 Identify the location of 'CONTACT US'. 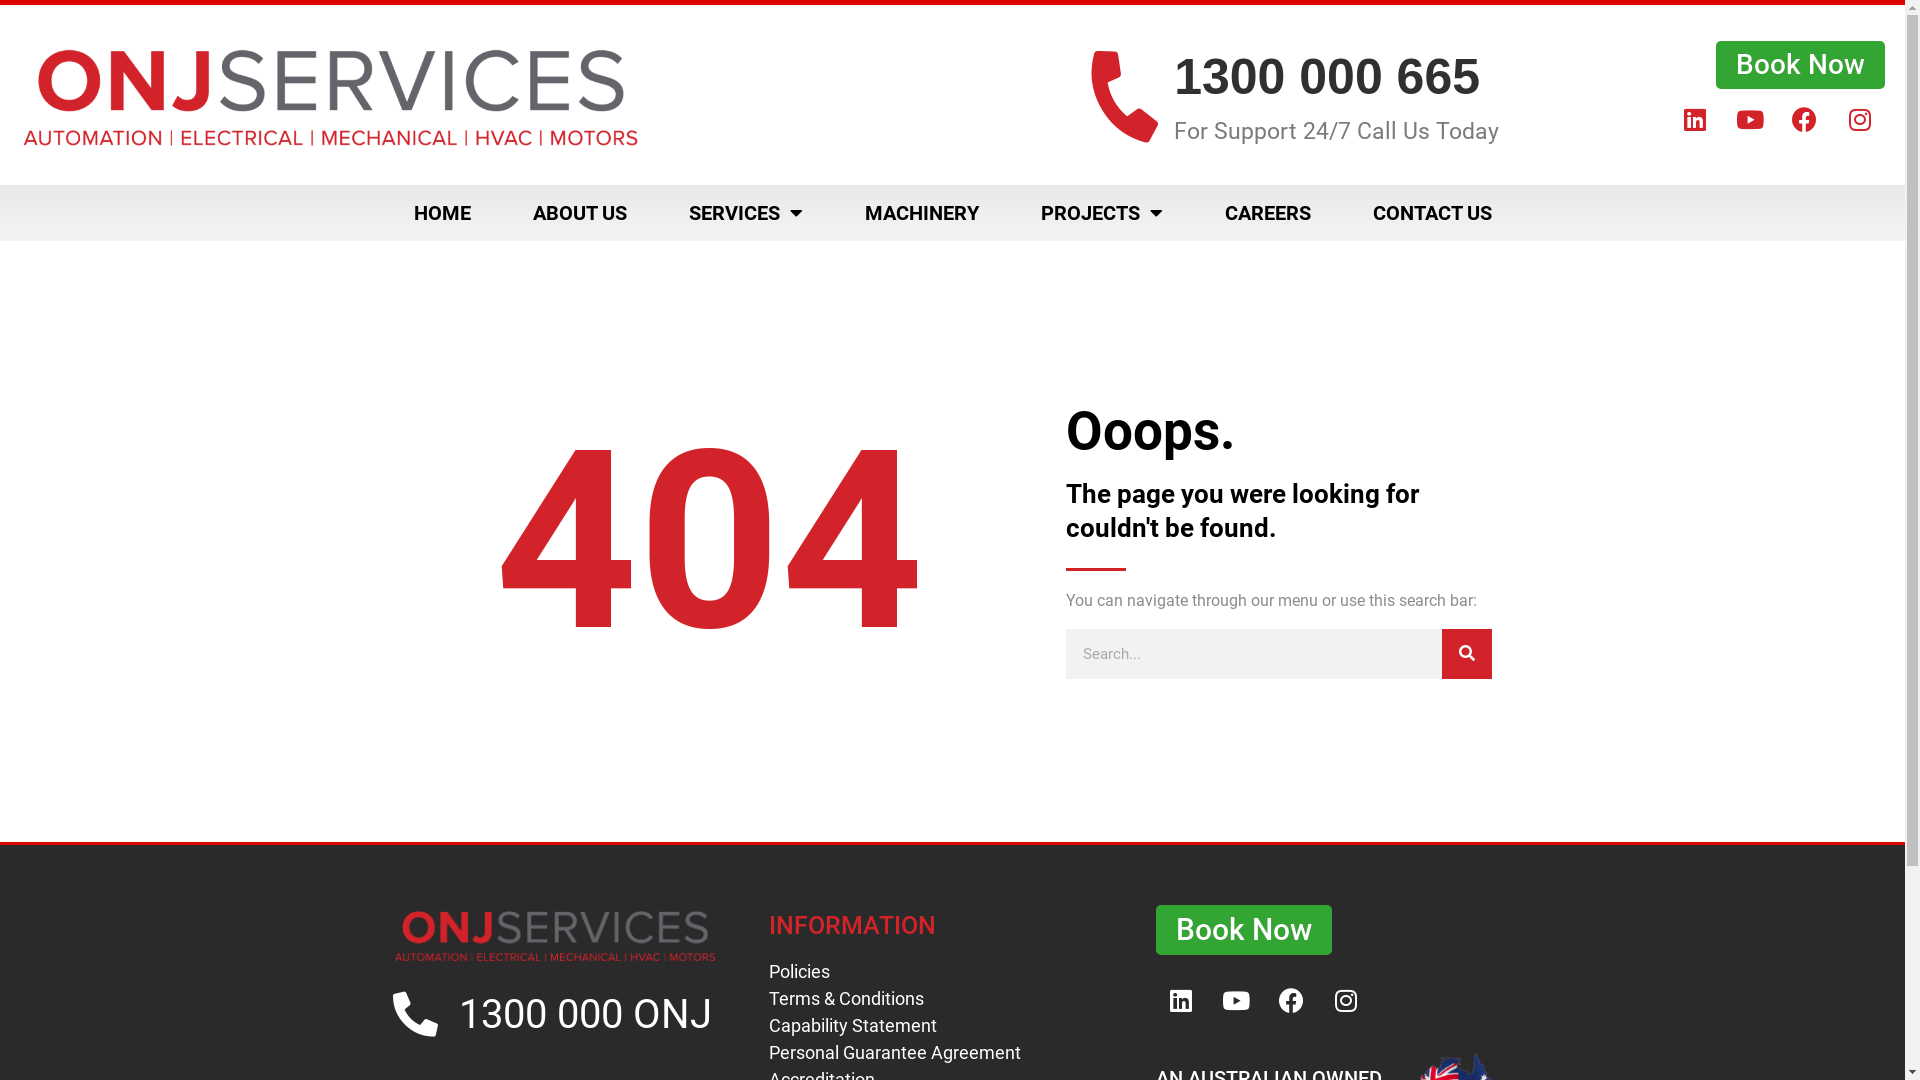
(1431, 212).